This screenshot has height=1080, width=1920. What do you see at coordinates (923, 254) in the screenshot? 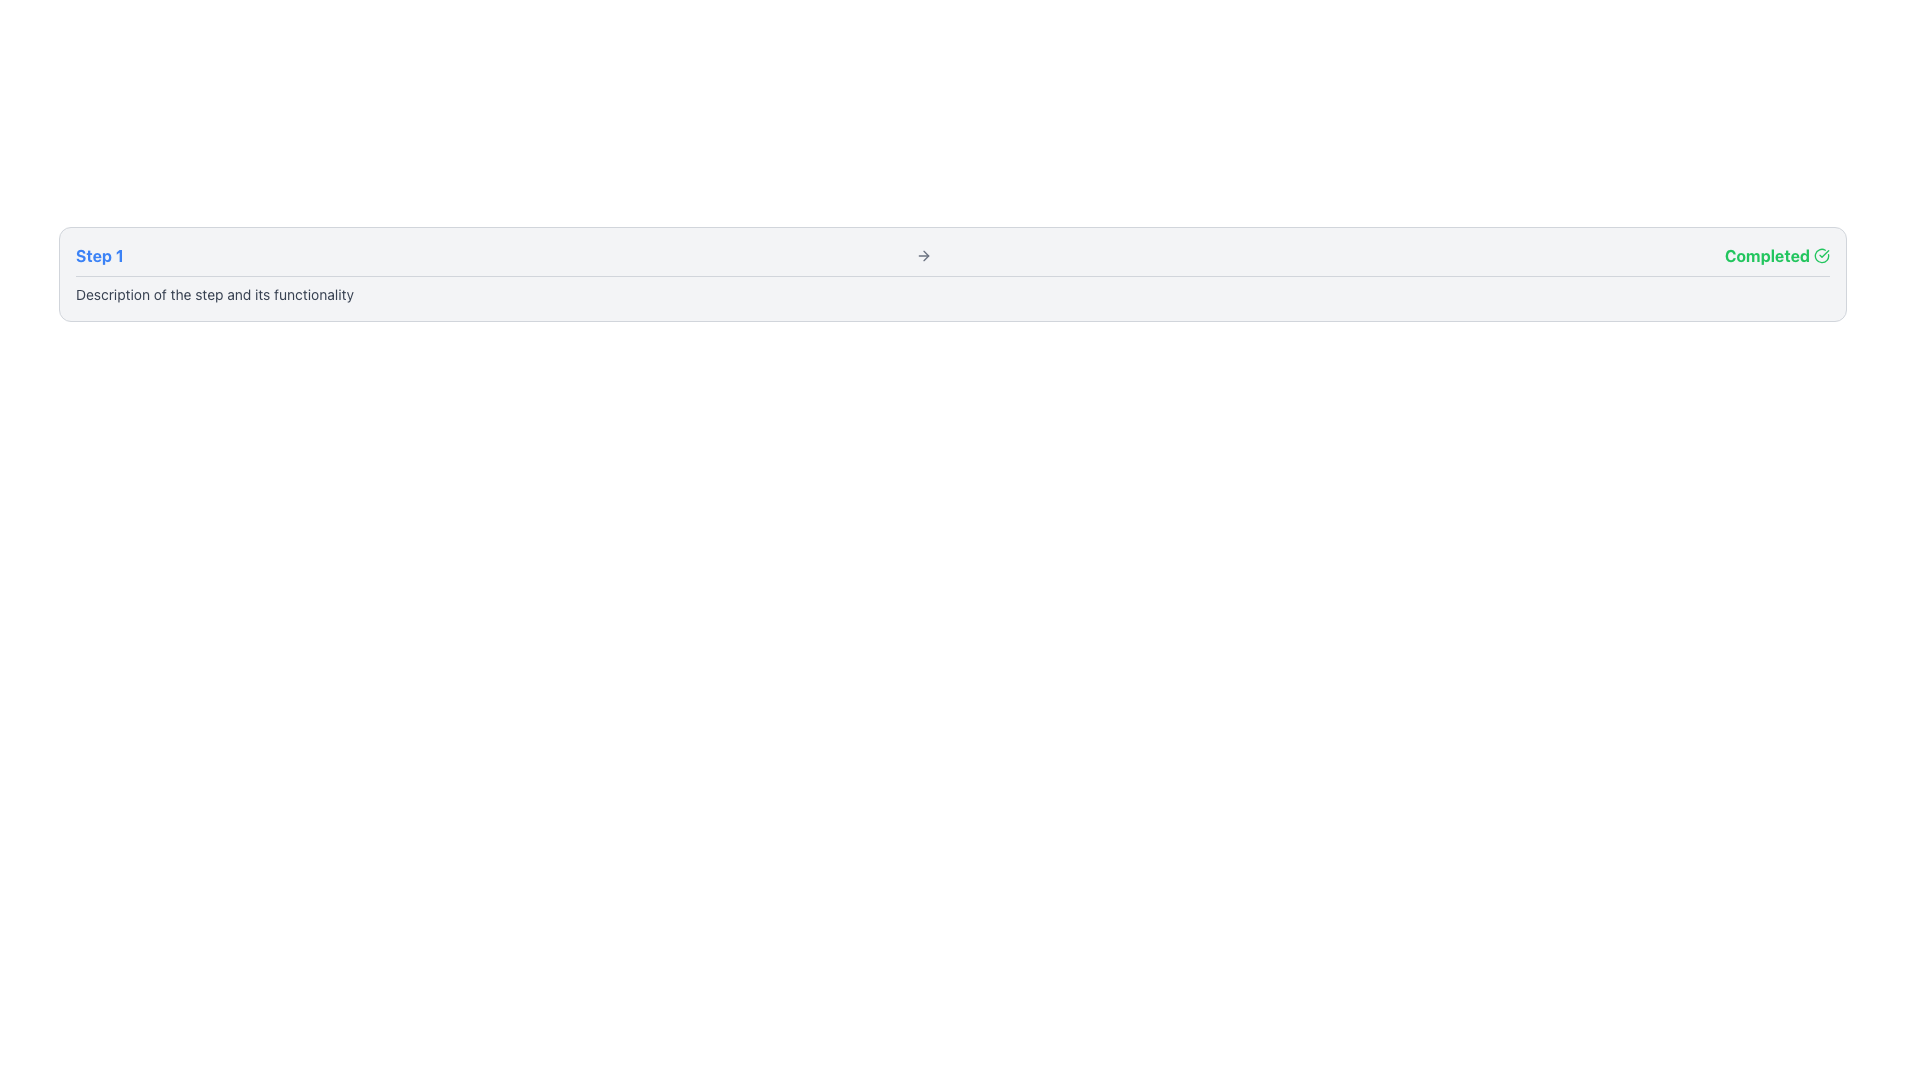
I see `the rightward-pointing arrow icon, which is minimalistic and gray, positioned between 'Step 1' and 'Completed'` at bounding box center [923, 254].